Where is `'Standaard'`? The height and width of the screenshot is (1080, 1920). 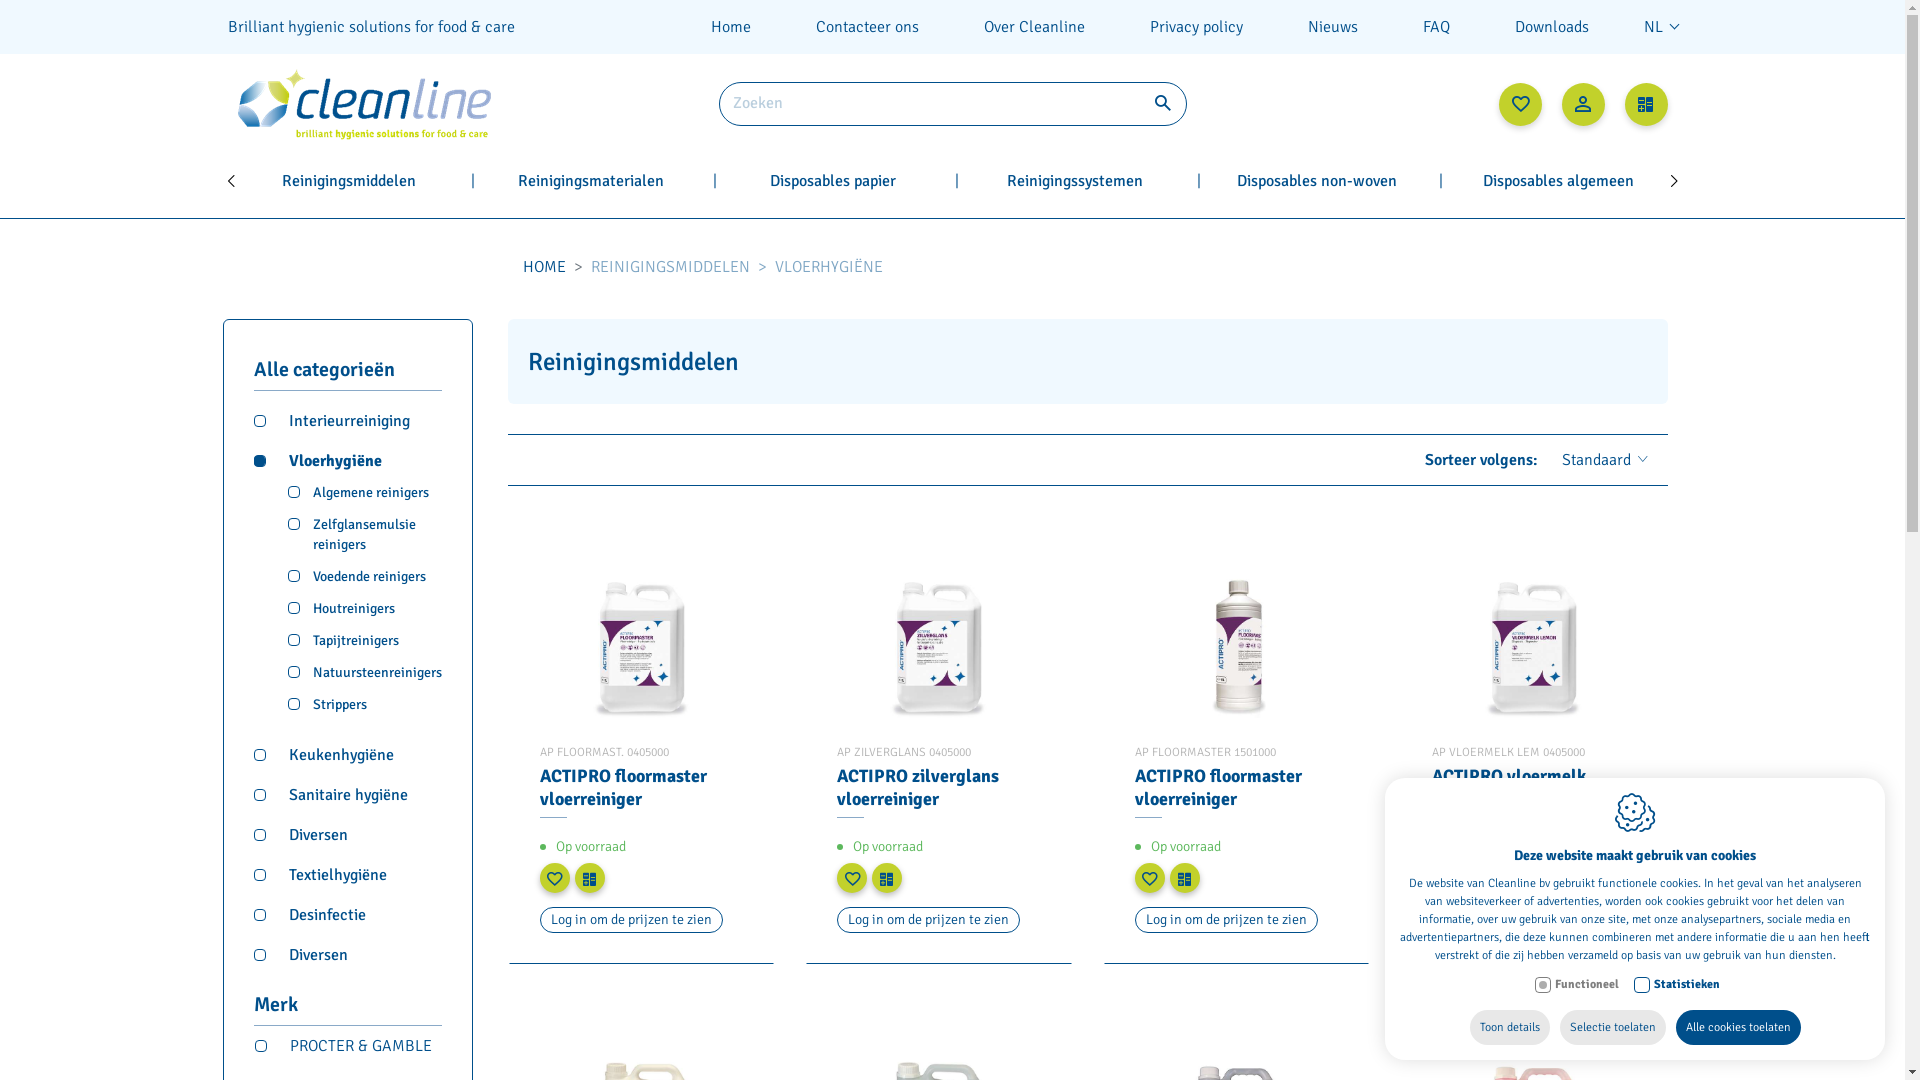 'Standaard' is located at coordinates (1604, 459).